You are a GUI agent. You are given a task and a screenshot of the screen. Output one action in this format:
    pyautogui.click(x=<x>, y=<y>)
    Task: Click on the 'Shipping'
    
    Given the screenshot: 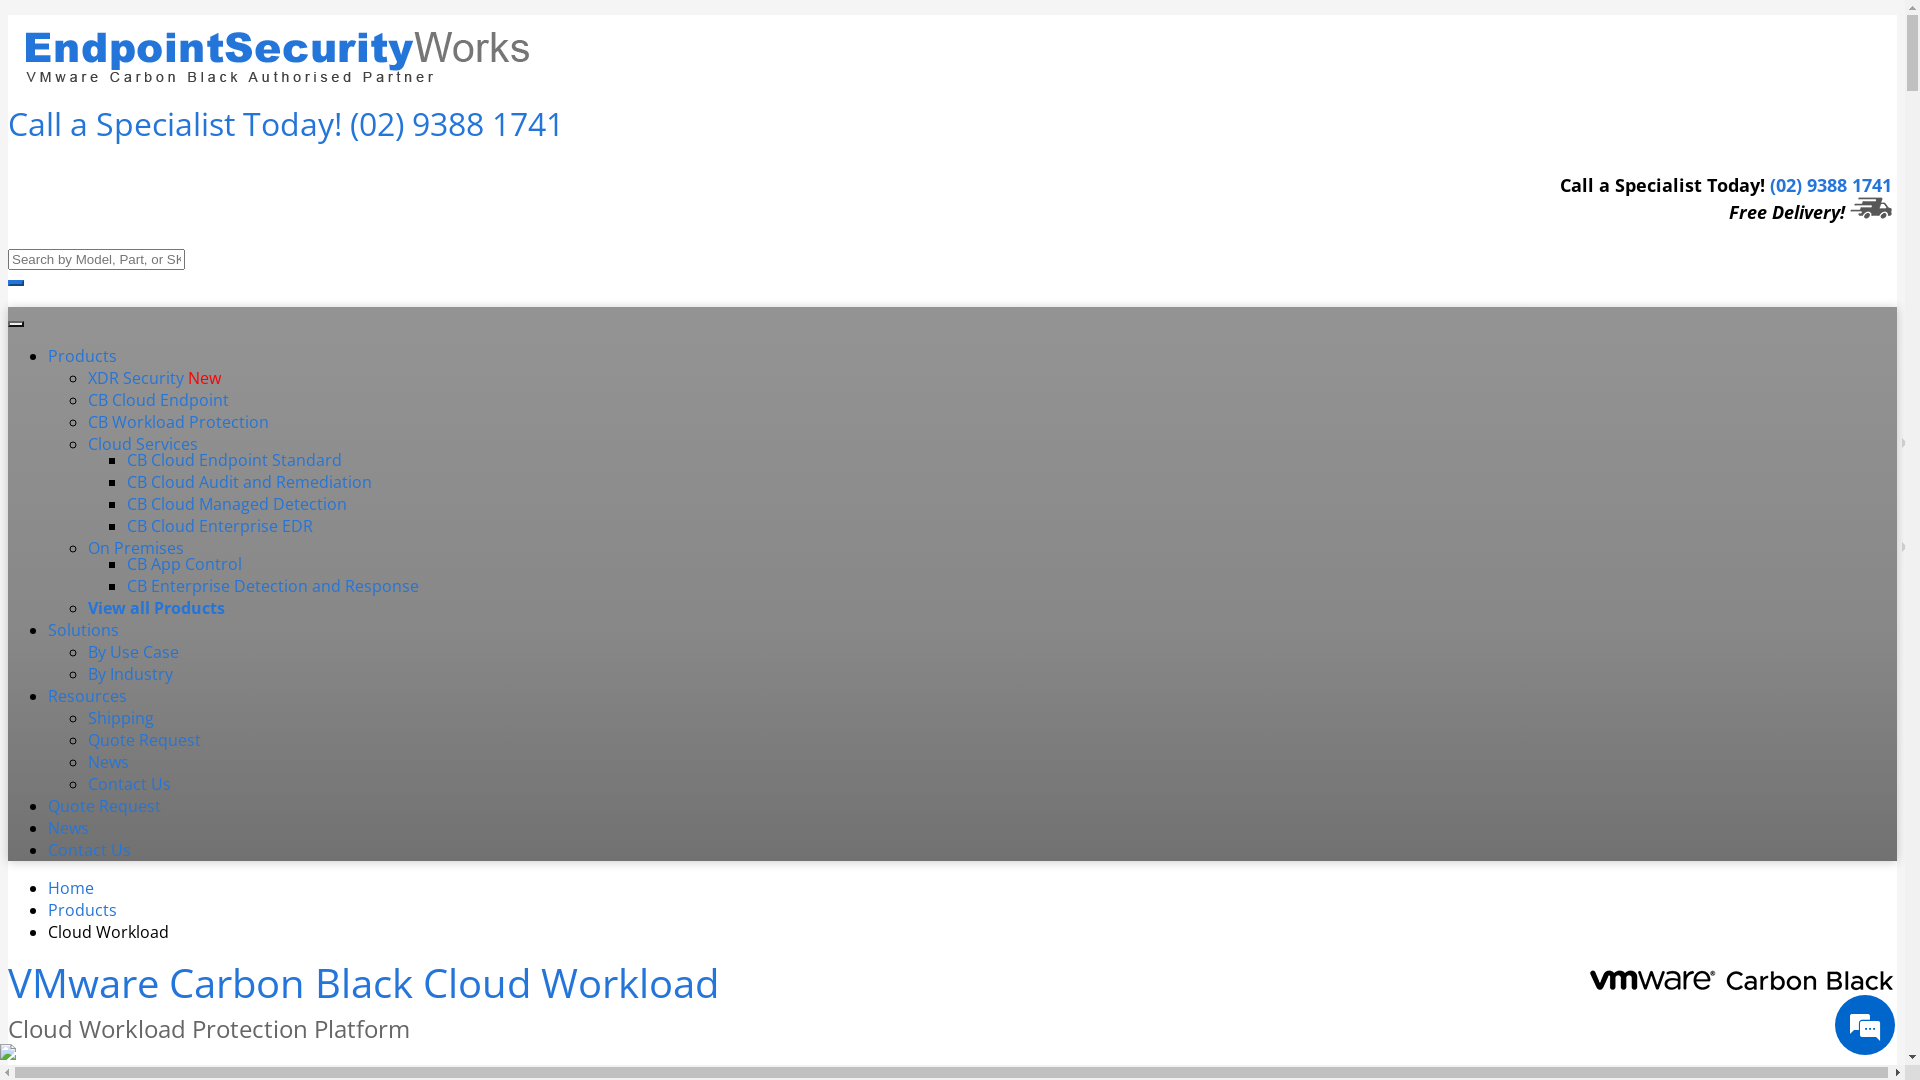 What is the action you would take?
    pyautogui.click(x=119, y=716)
    